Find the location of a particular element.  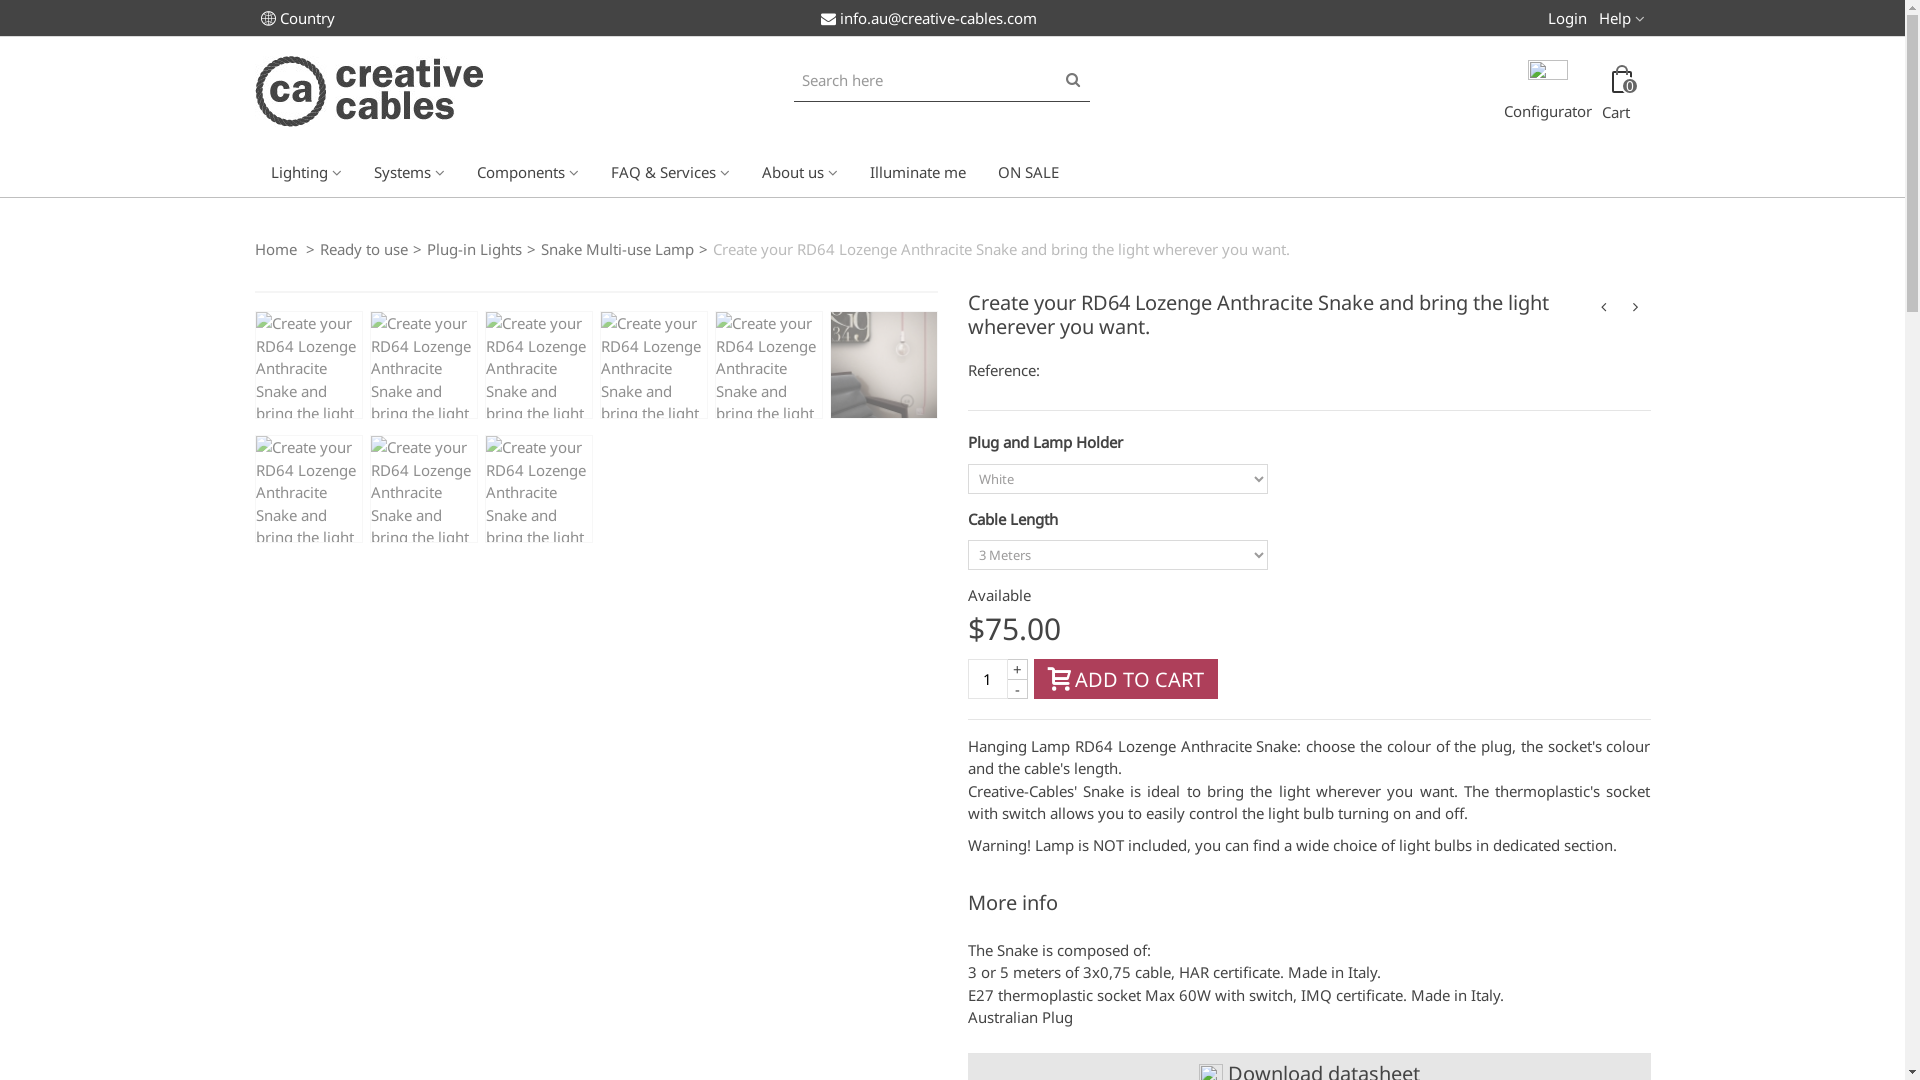

'Lighting' is located at coordinates (304, 169).